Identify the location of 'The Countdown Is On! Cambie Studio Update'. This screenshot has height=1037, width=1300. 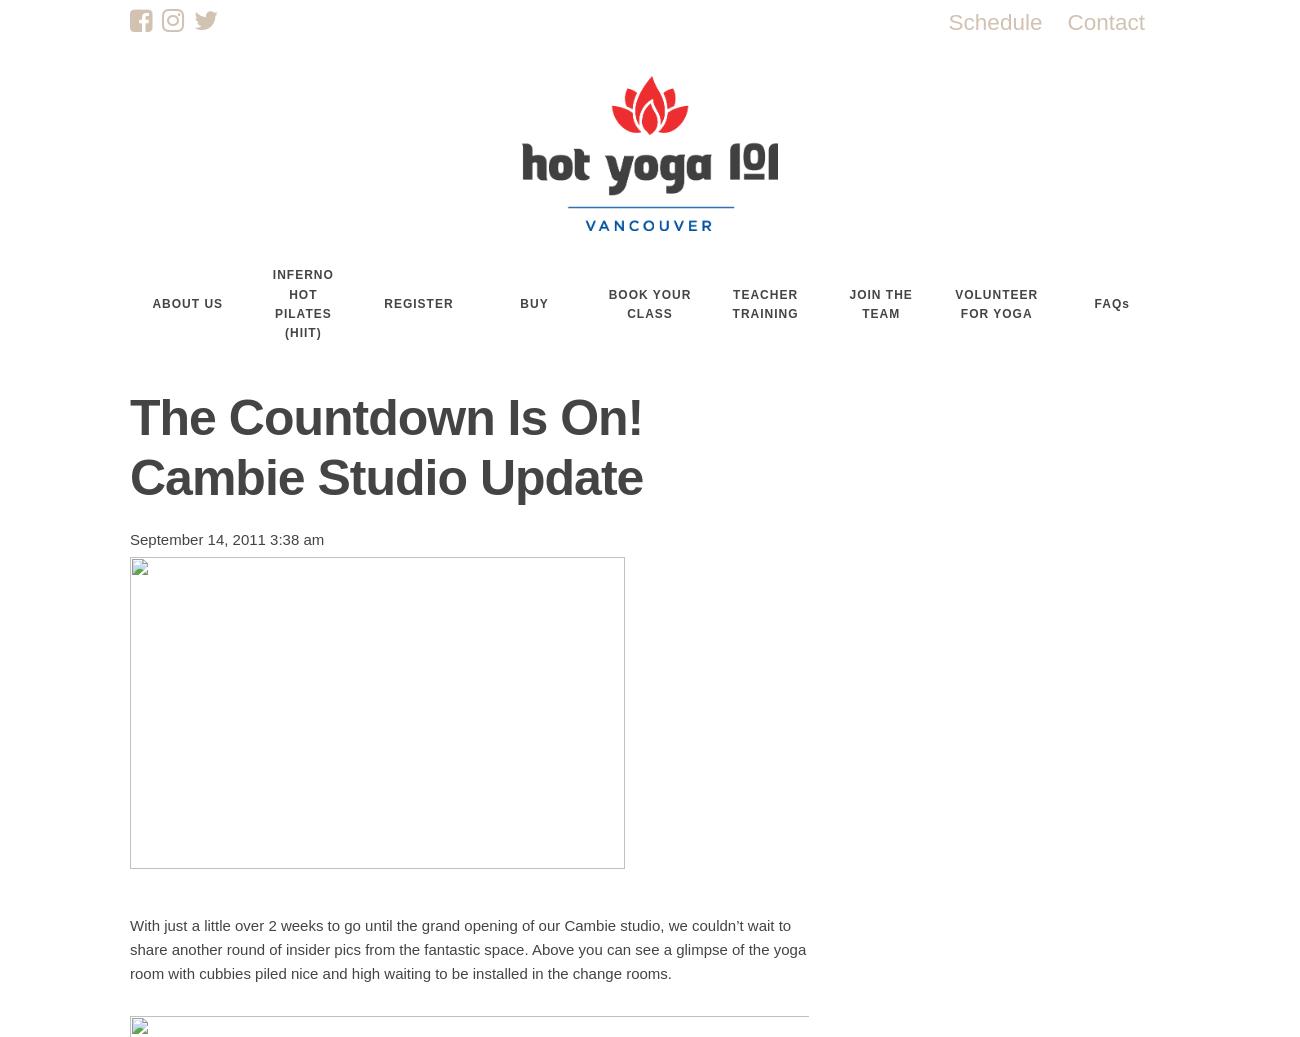
(386, 446).